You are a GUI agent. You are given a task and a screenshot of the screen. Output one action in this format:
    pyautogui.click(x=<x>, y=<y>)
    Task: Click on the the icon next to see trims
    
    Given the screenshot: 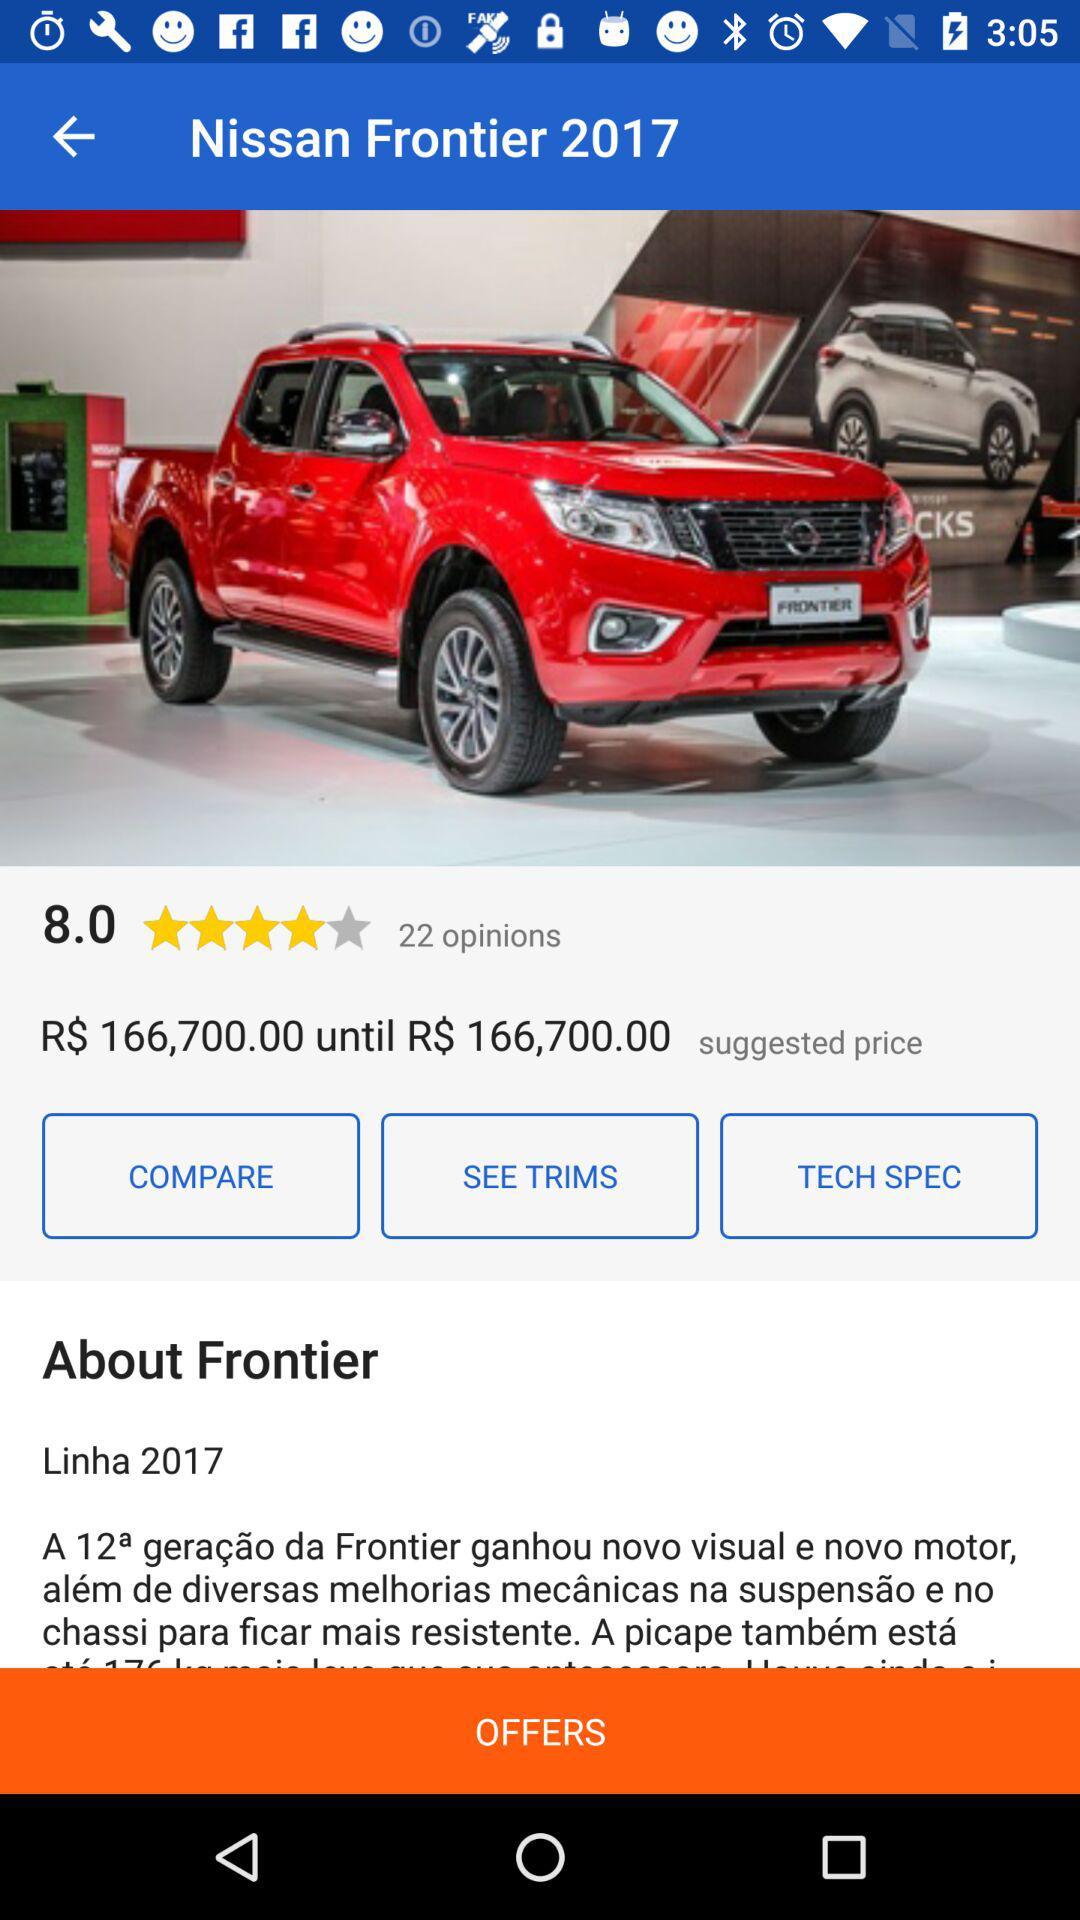 What is the action you would take?
    pyautogui.click(x=878, y=1176)
    